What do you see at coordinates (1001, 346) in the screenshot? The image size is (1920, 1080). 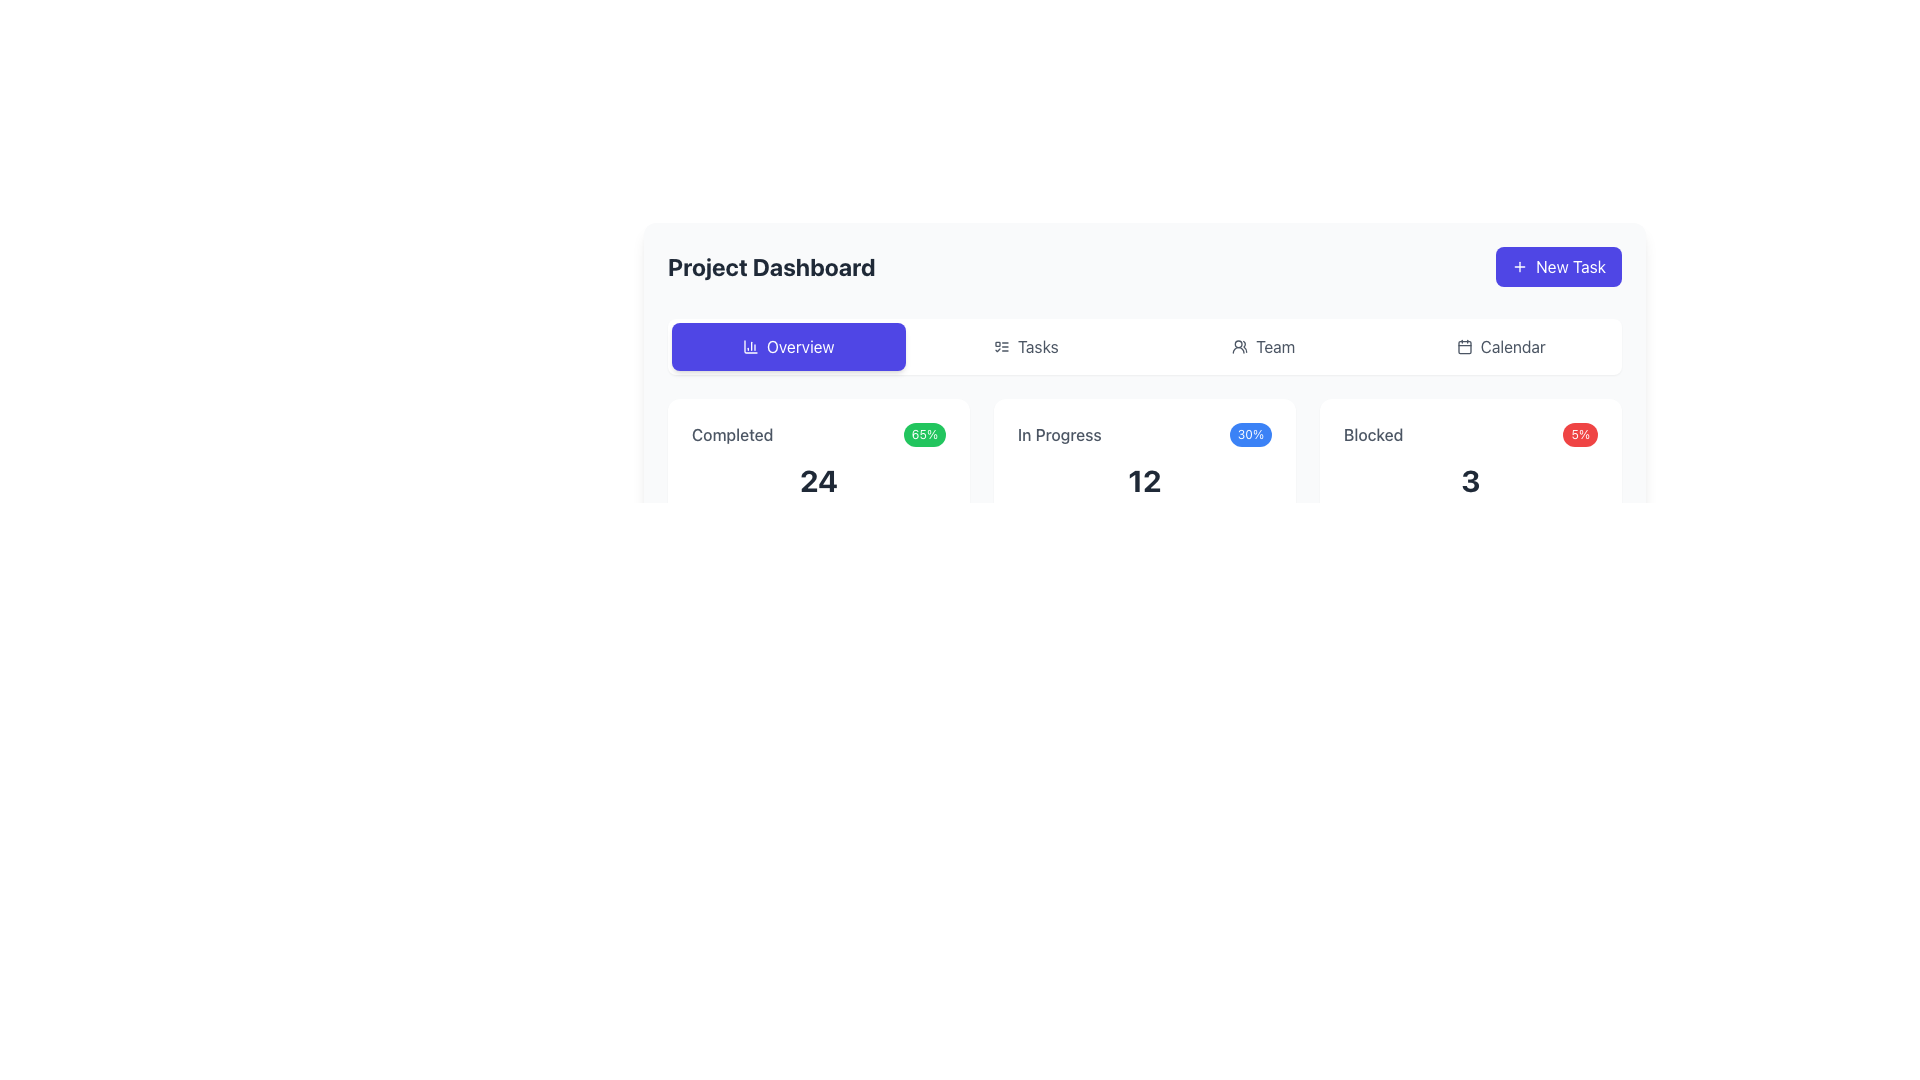 I see `accessibility tools` at bounding box center [1001, 346].